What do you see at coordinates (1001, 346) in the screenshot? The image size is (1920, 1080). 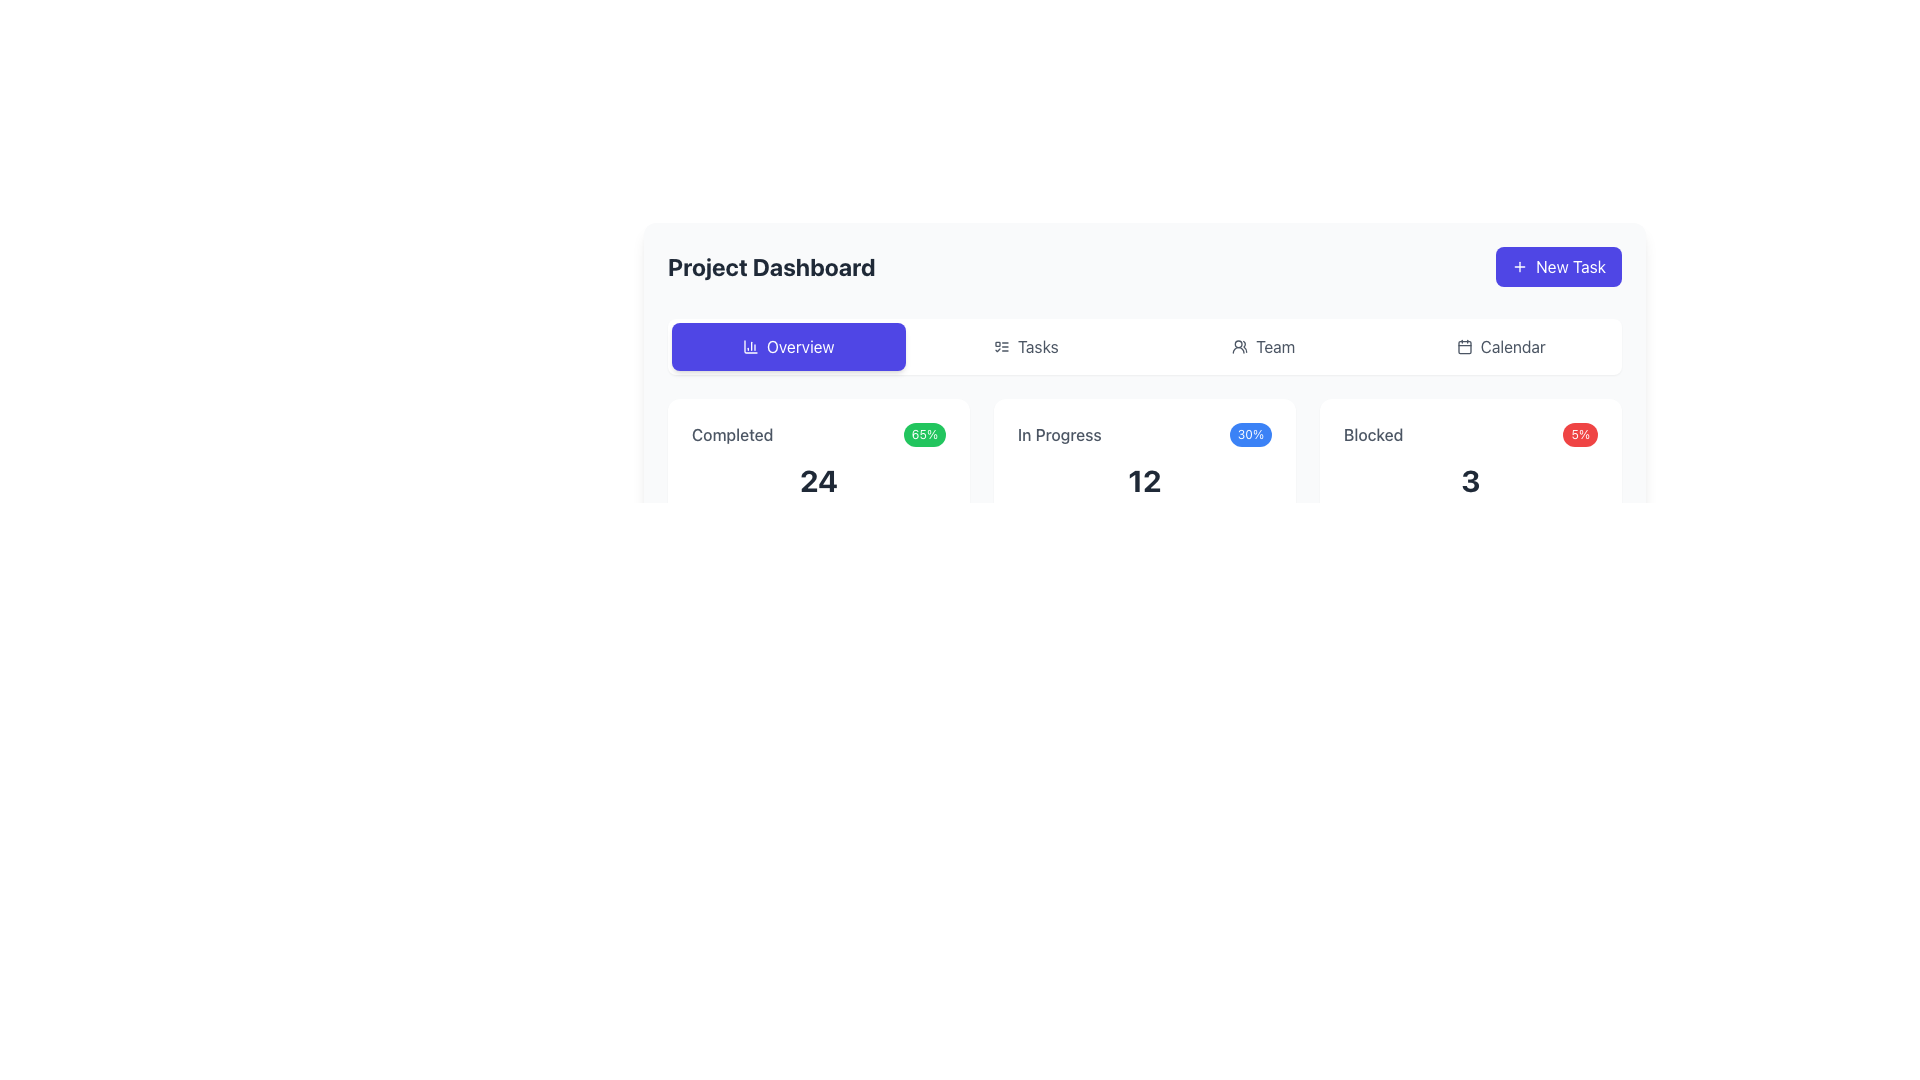 I see `accessibility tools` at bounding box center [1001, 346].